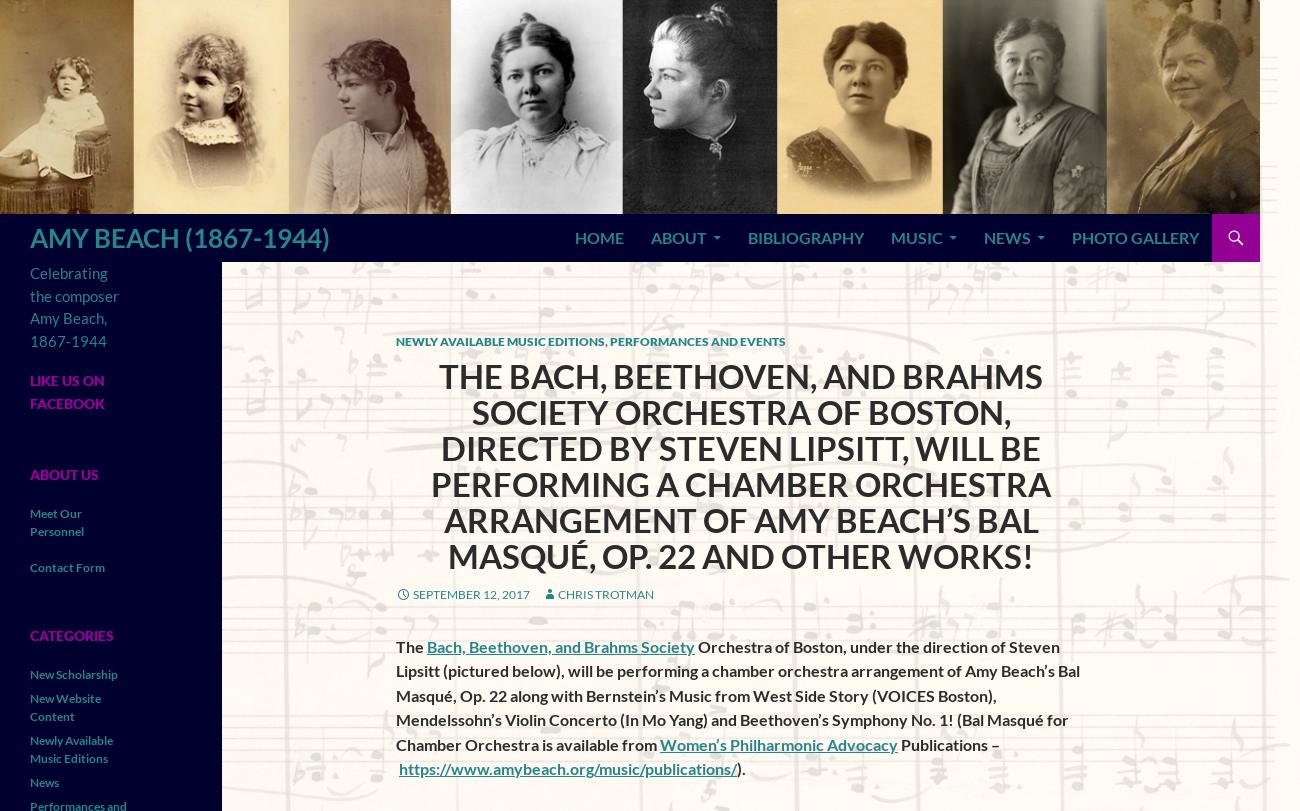 The width and height of the screenshot is (1300, 811). I want to click on ').', so click(741, 766).